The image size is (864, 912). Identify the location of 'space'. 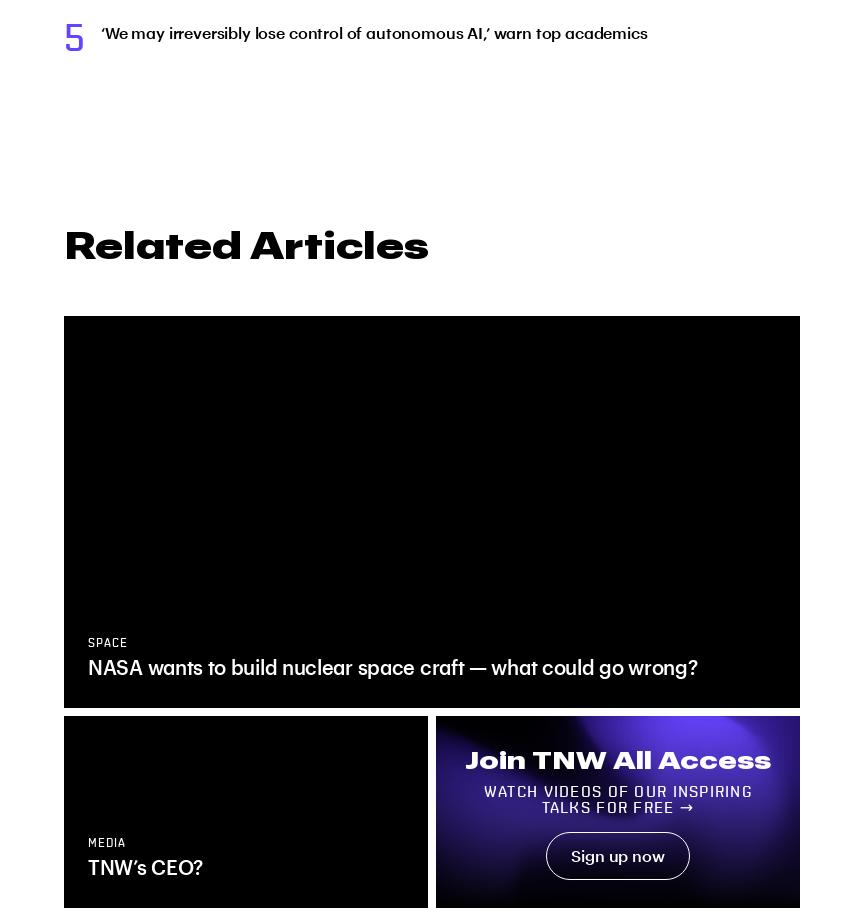
(107, 643).